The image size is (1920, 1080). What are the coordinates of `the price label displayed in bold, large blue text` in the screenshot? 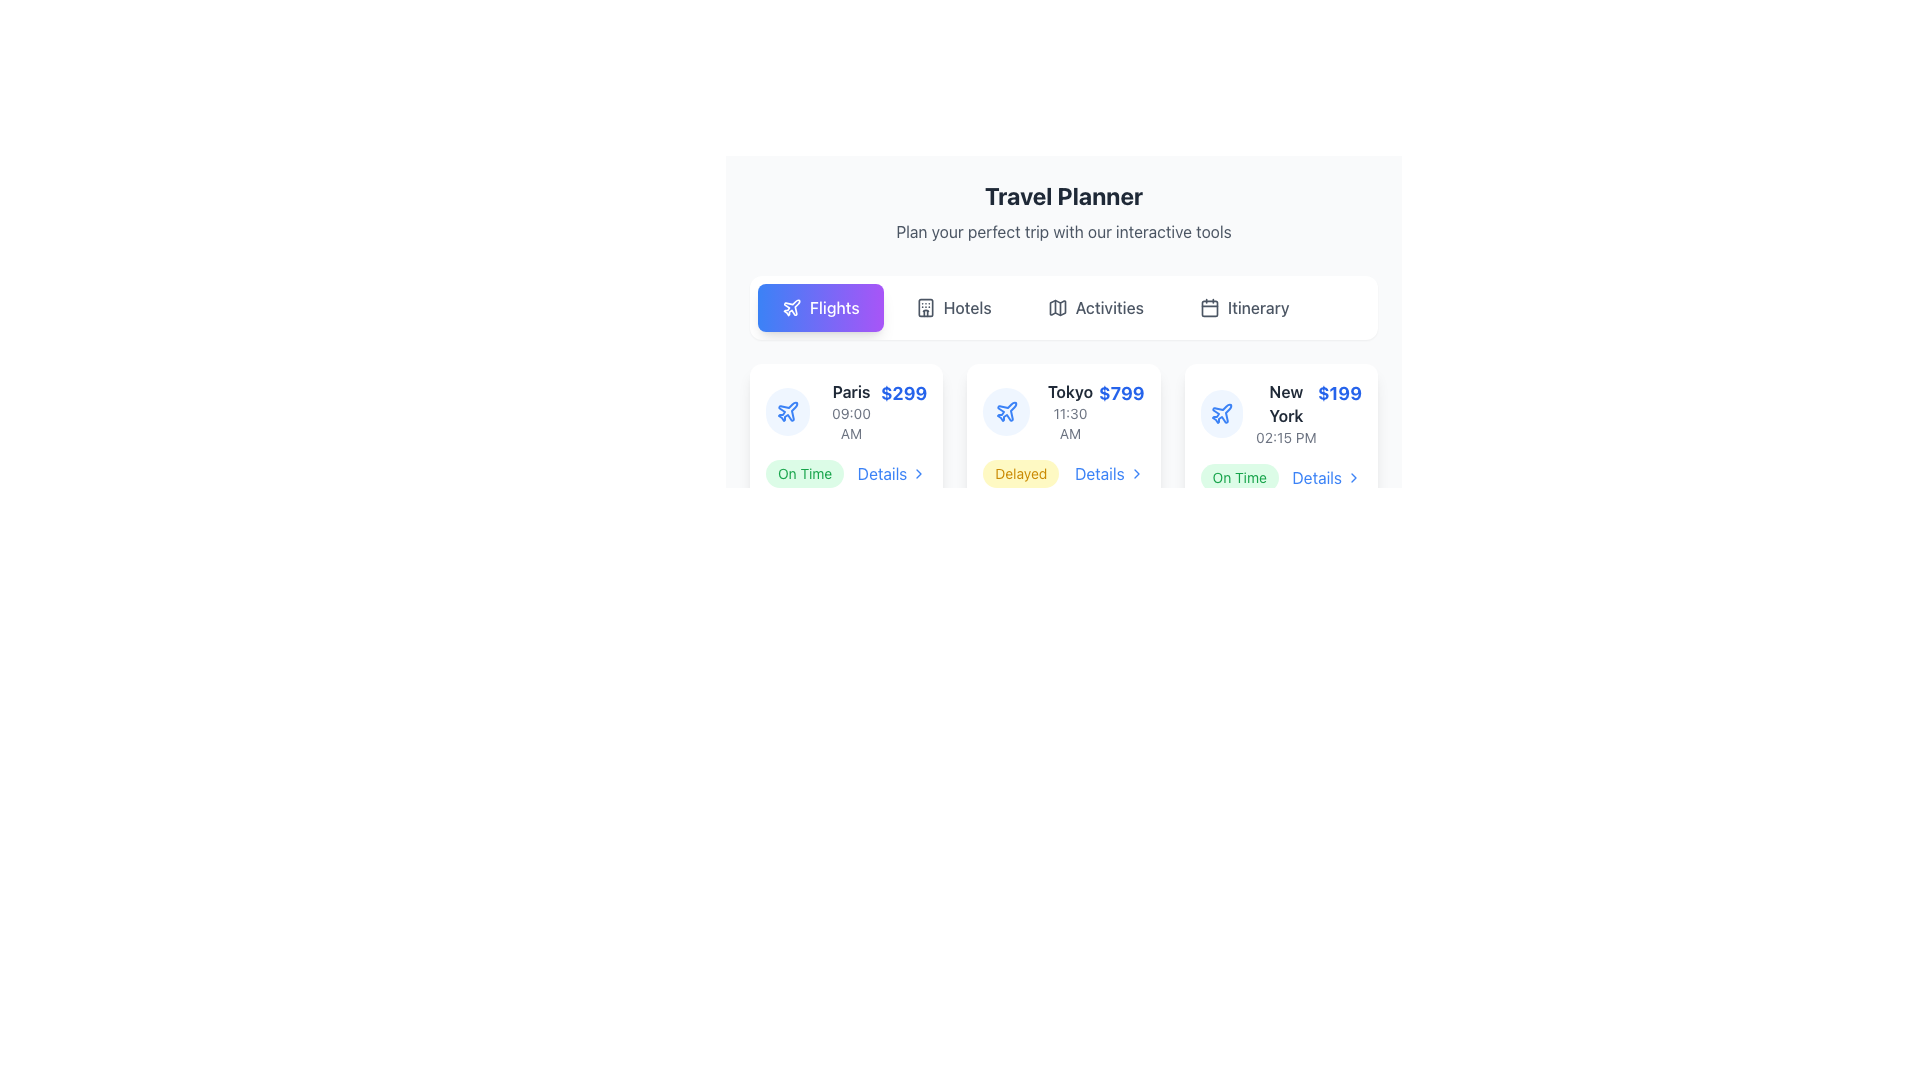 It's located at (1339, 393).